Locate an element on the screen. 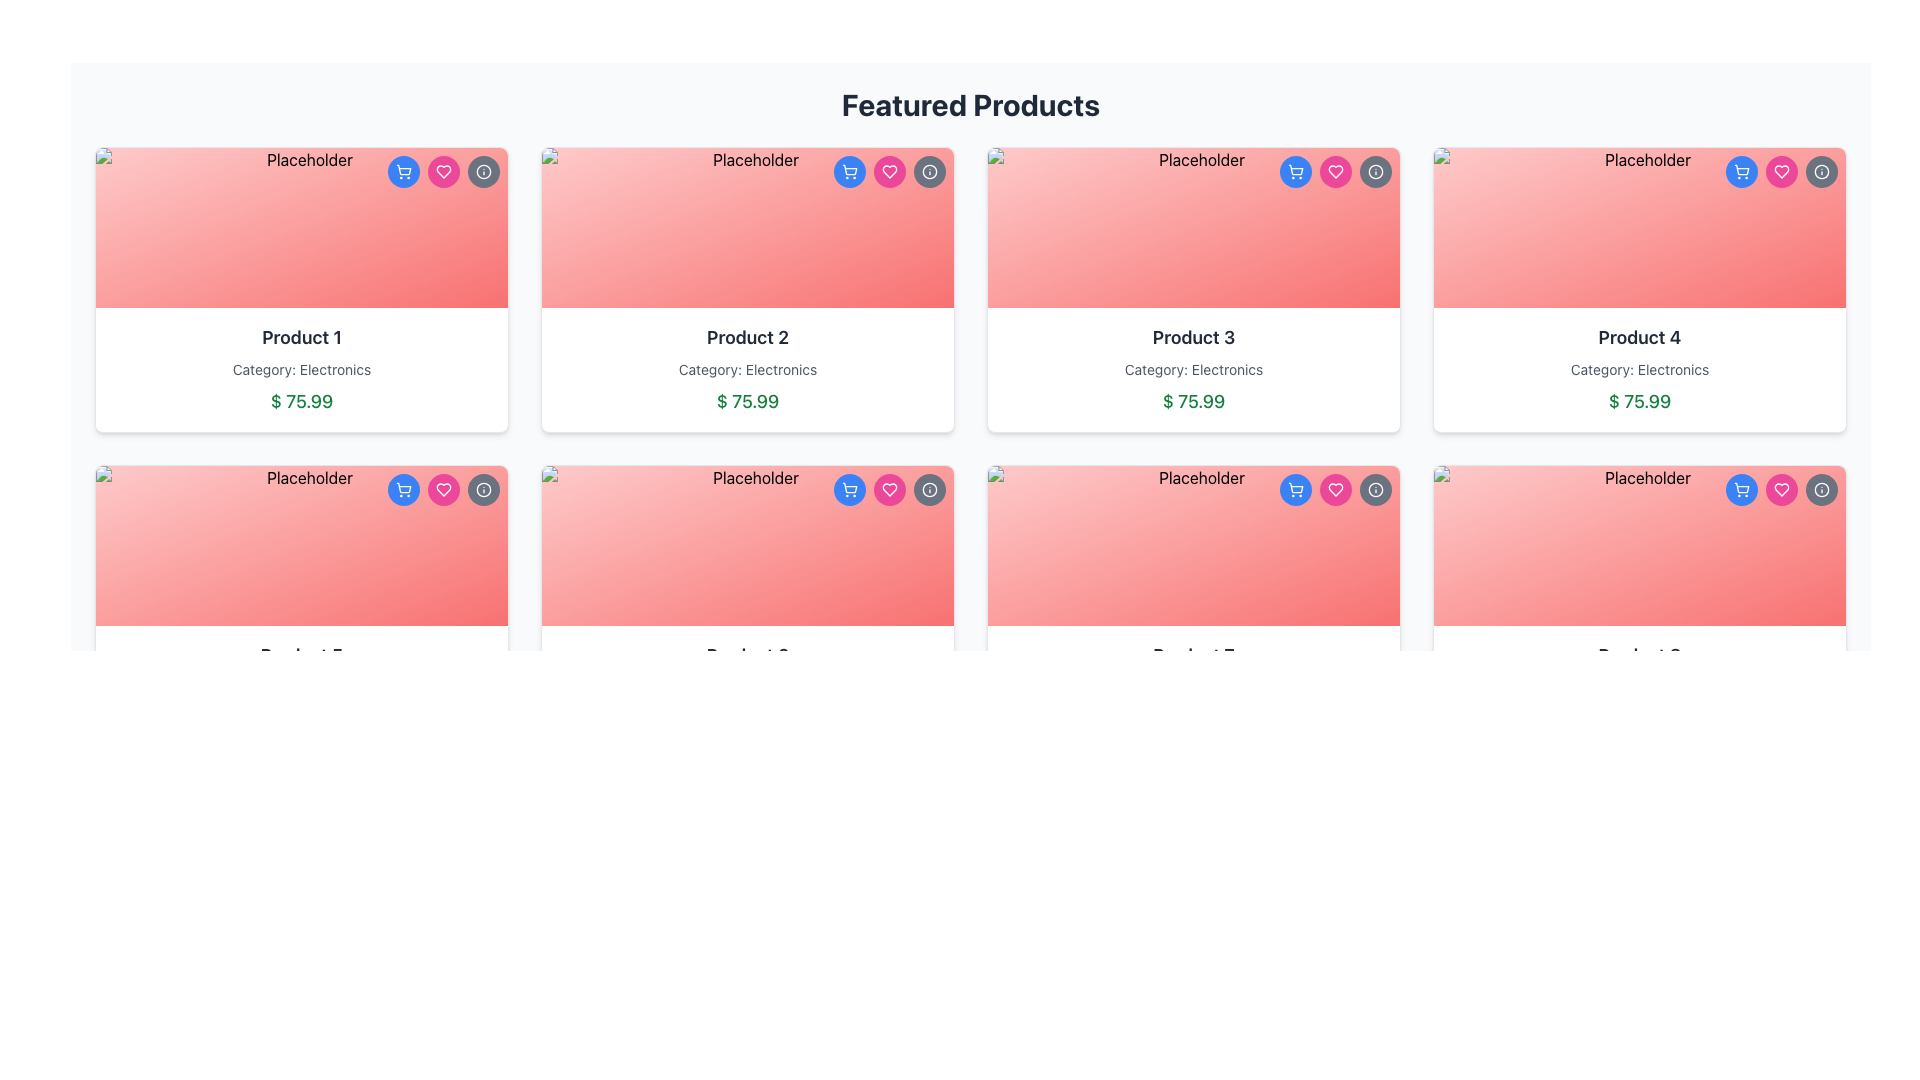 Image resolution: width=1920 pixels, height=1080 pixels. the circular pink button with a white heart icon, which is the second button in the top-right corner of the 'Product 1' card is located at coordinates (443, 489).